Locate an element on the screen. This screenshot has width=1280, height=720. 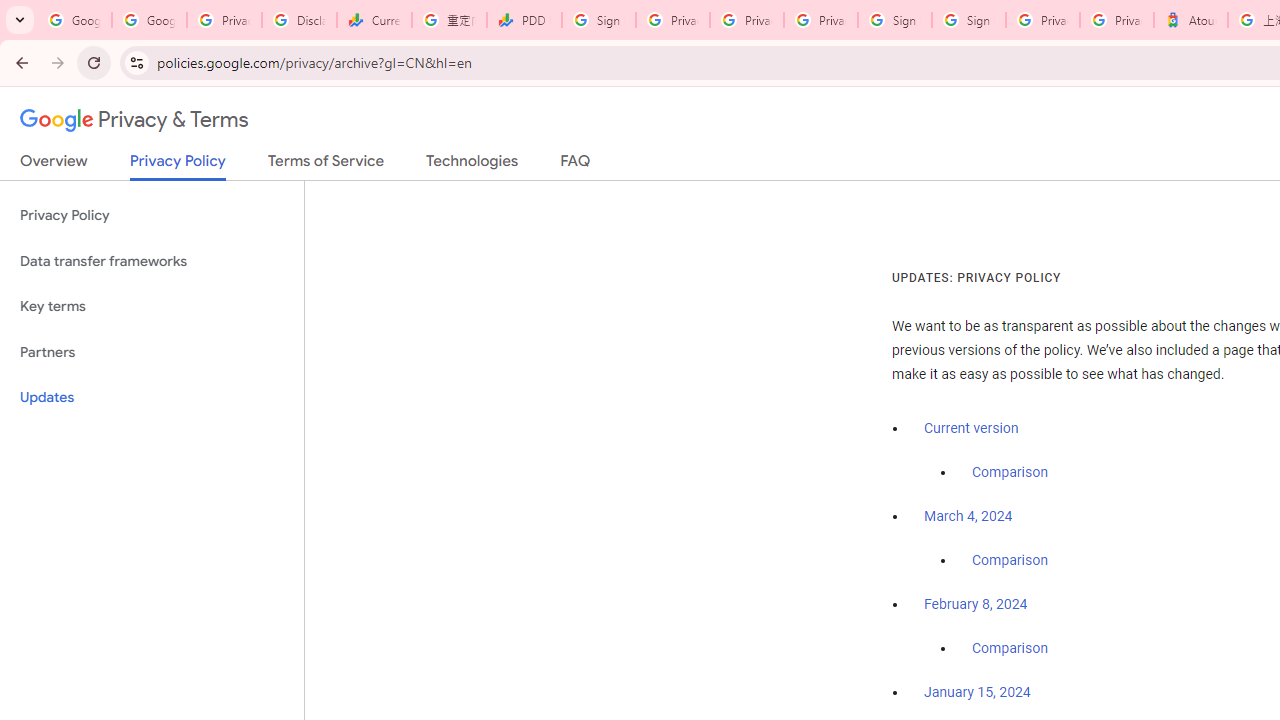
'January 15, 2024' is located at coordinates (977, 692).